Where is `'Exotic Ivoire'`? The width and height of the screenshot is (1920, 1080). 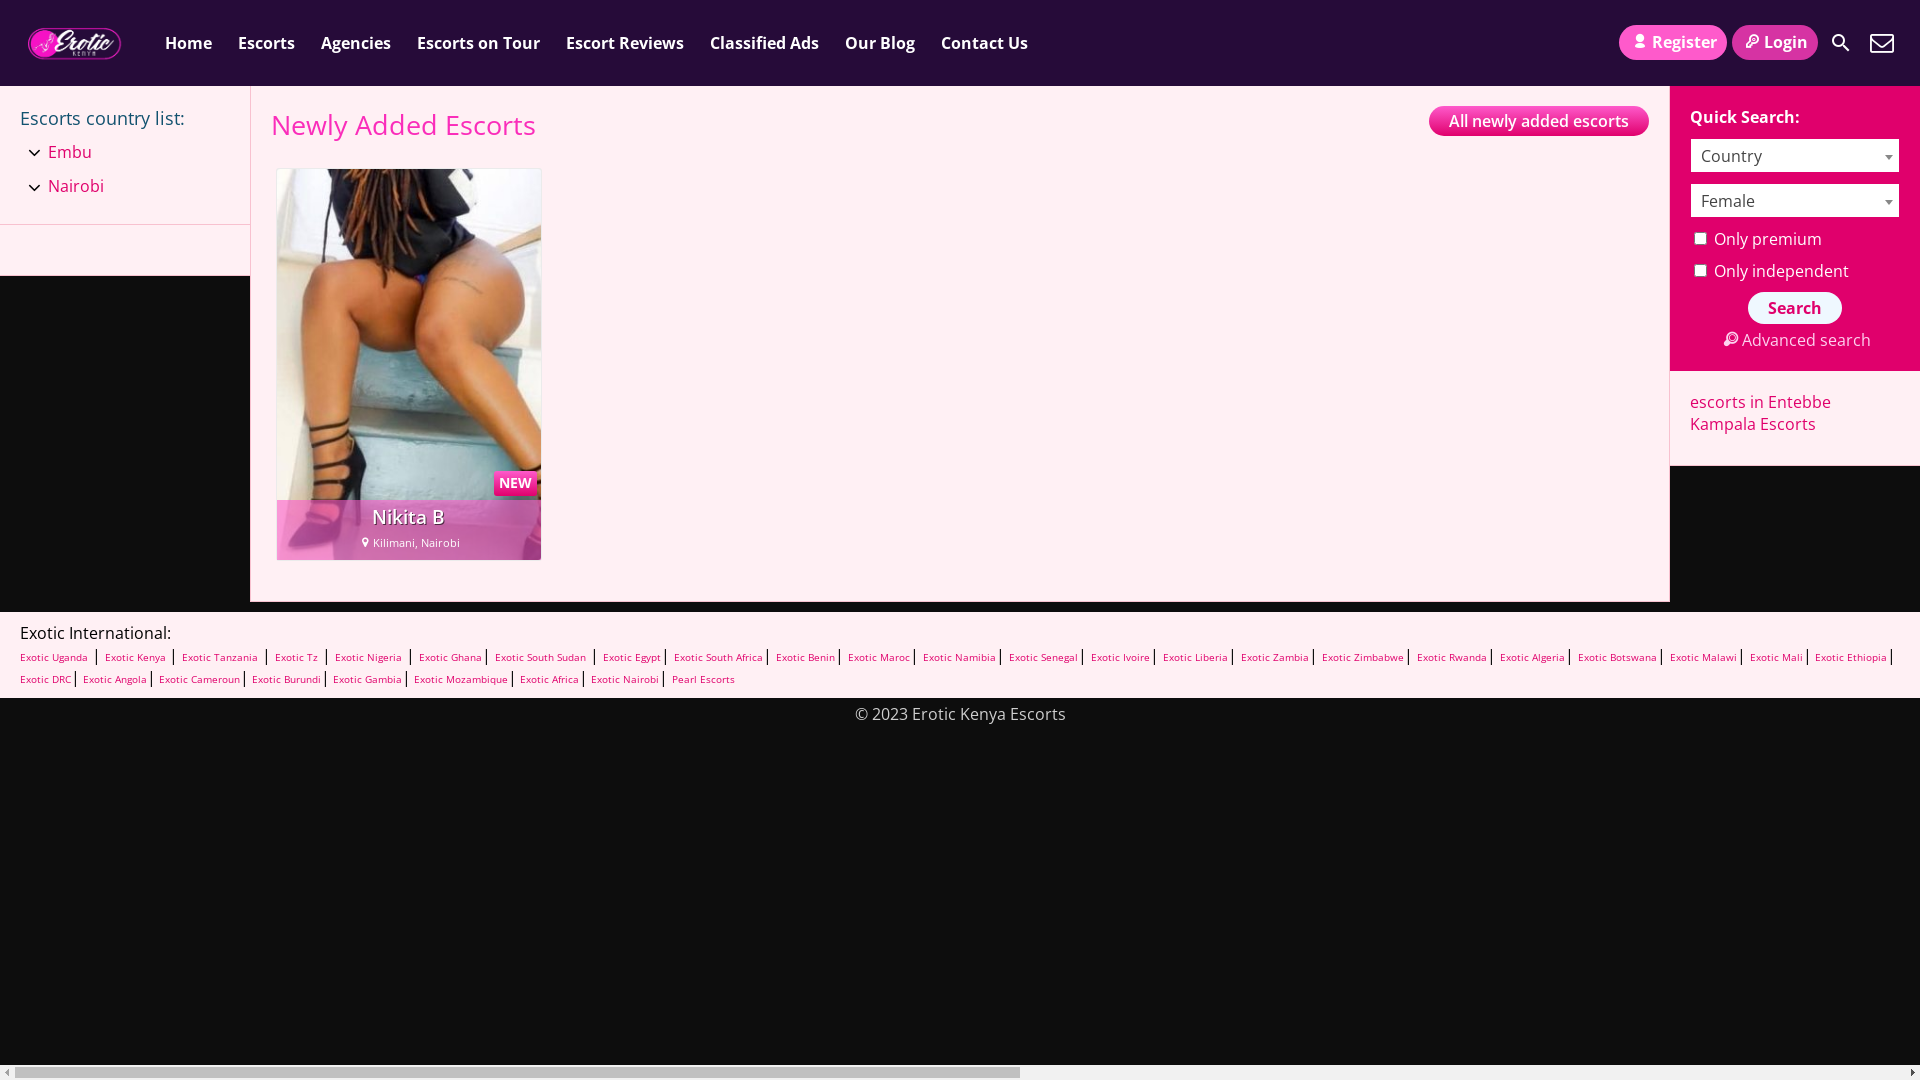 'Exotic Ivoire' is located at coordinates (1120, 656).